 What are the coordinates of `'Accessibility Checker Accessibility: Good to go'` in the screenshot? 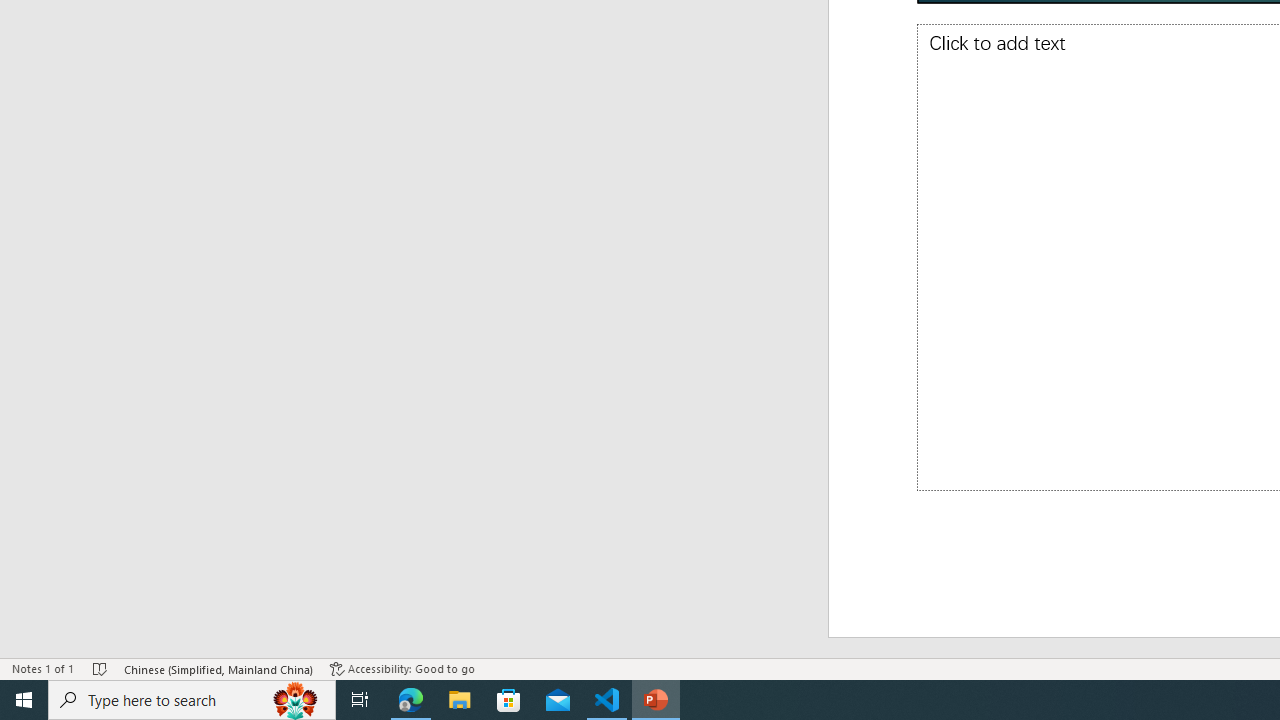 It's located at (401, 669).